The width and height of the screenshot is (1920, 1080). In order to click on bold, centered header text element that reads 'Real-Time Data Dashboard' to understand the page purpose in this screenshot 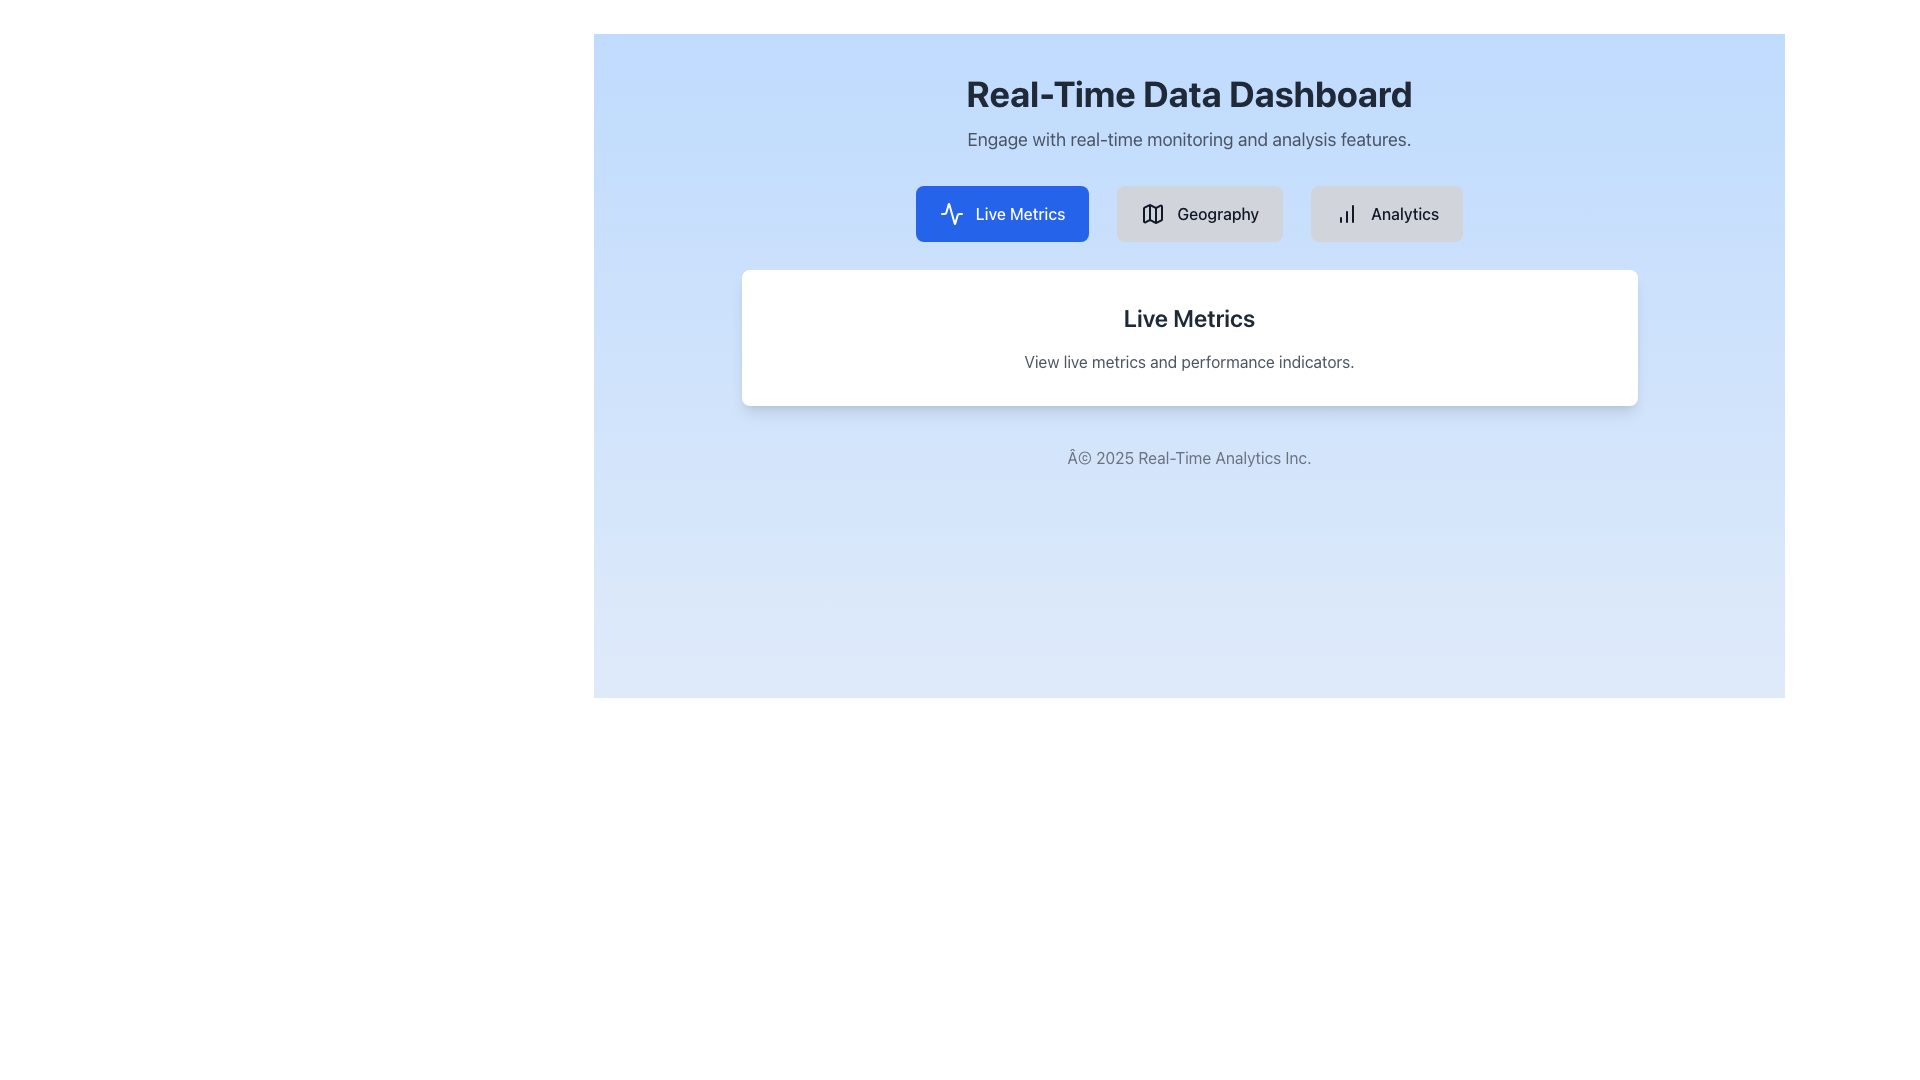, I will do `click(1189, 93)`.